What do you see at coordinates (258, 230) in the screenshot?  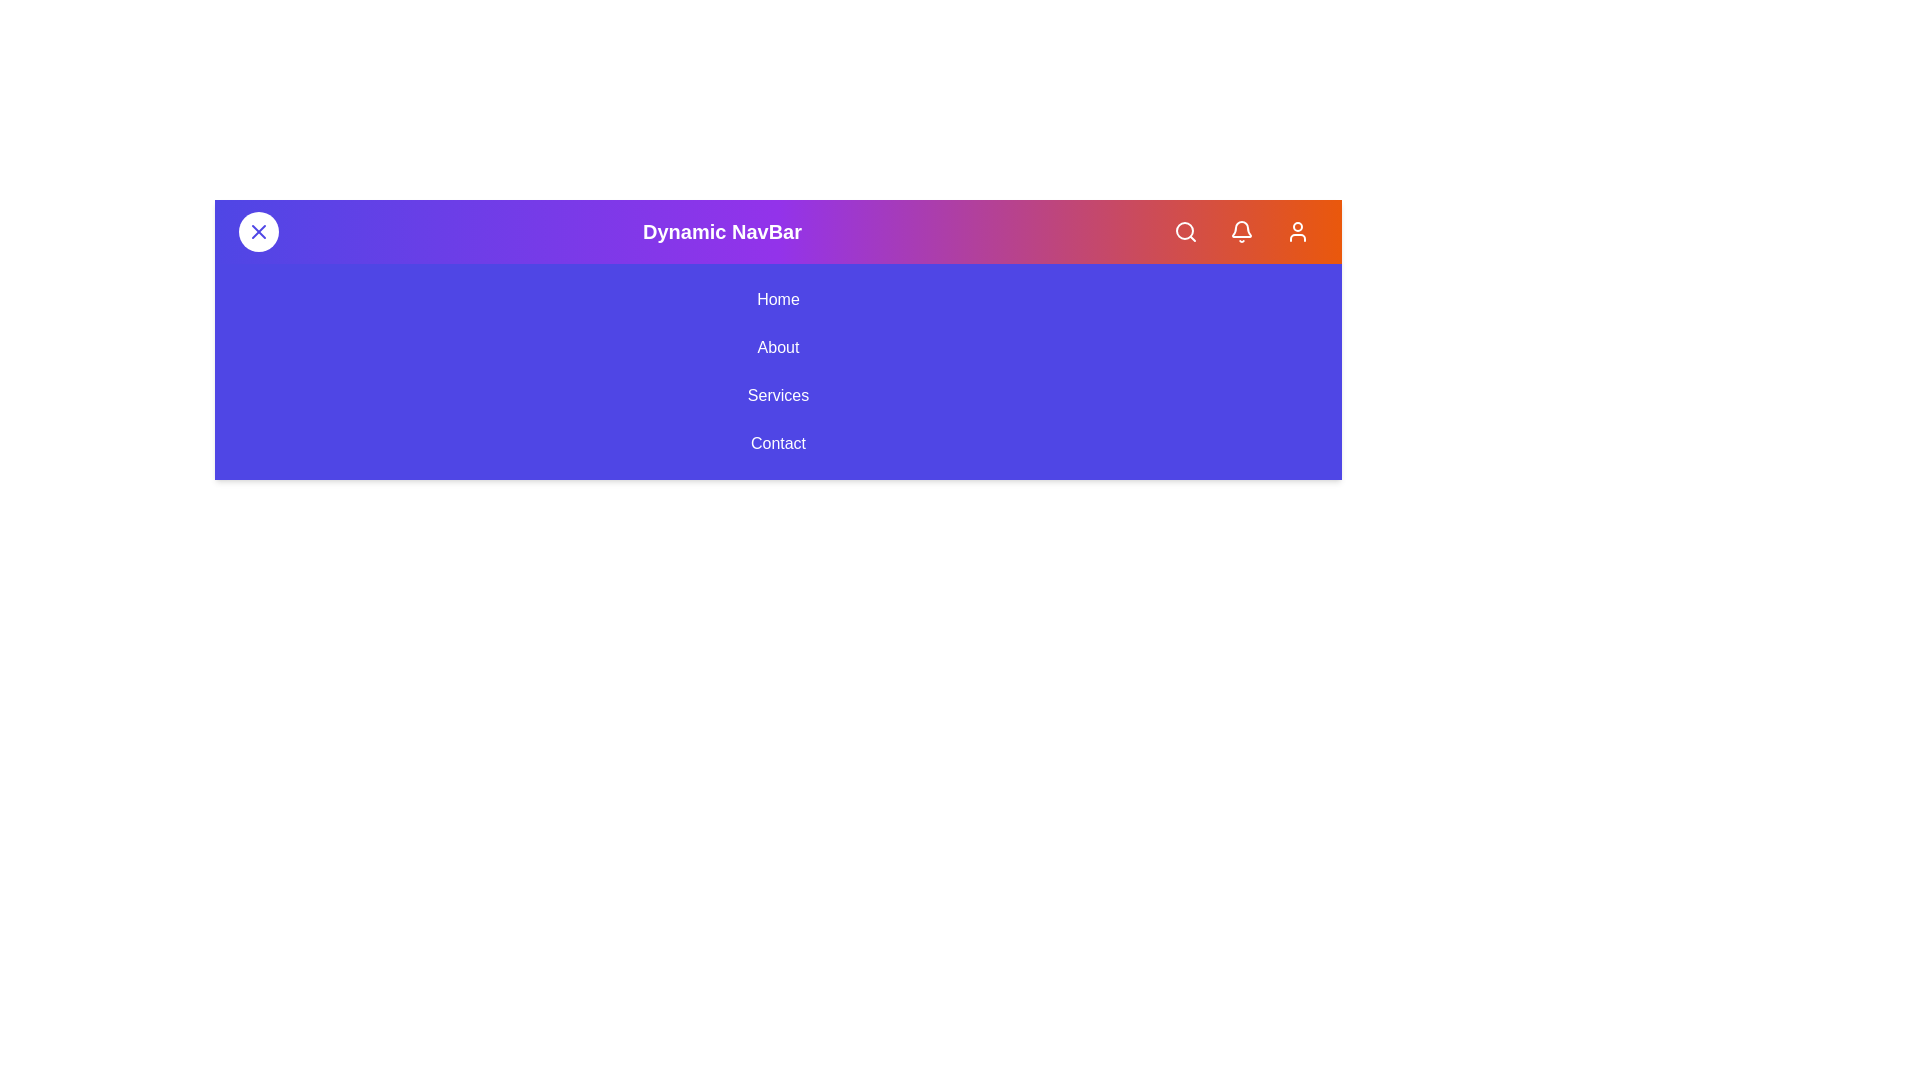 I see `the menu button to toggle the menu visibility` at bounding box center [258, 230].